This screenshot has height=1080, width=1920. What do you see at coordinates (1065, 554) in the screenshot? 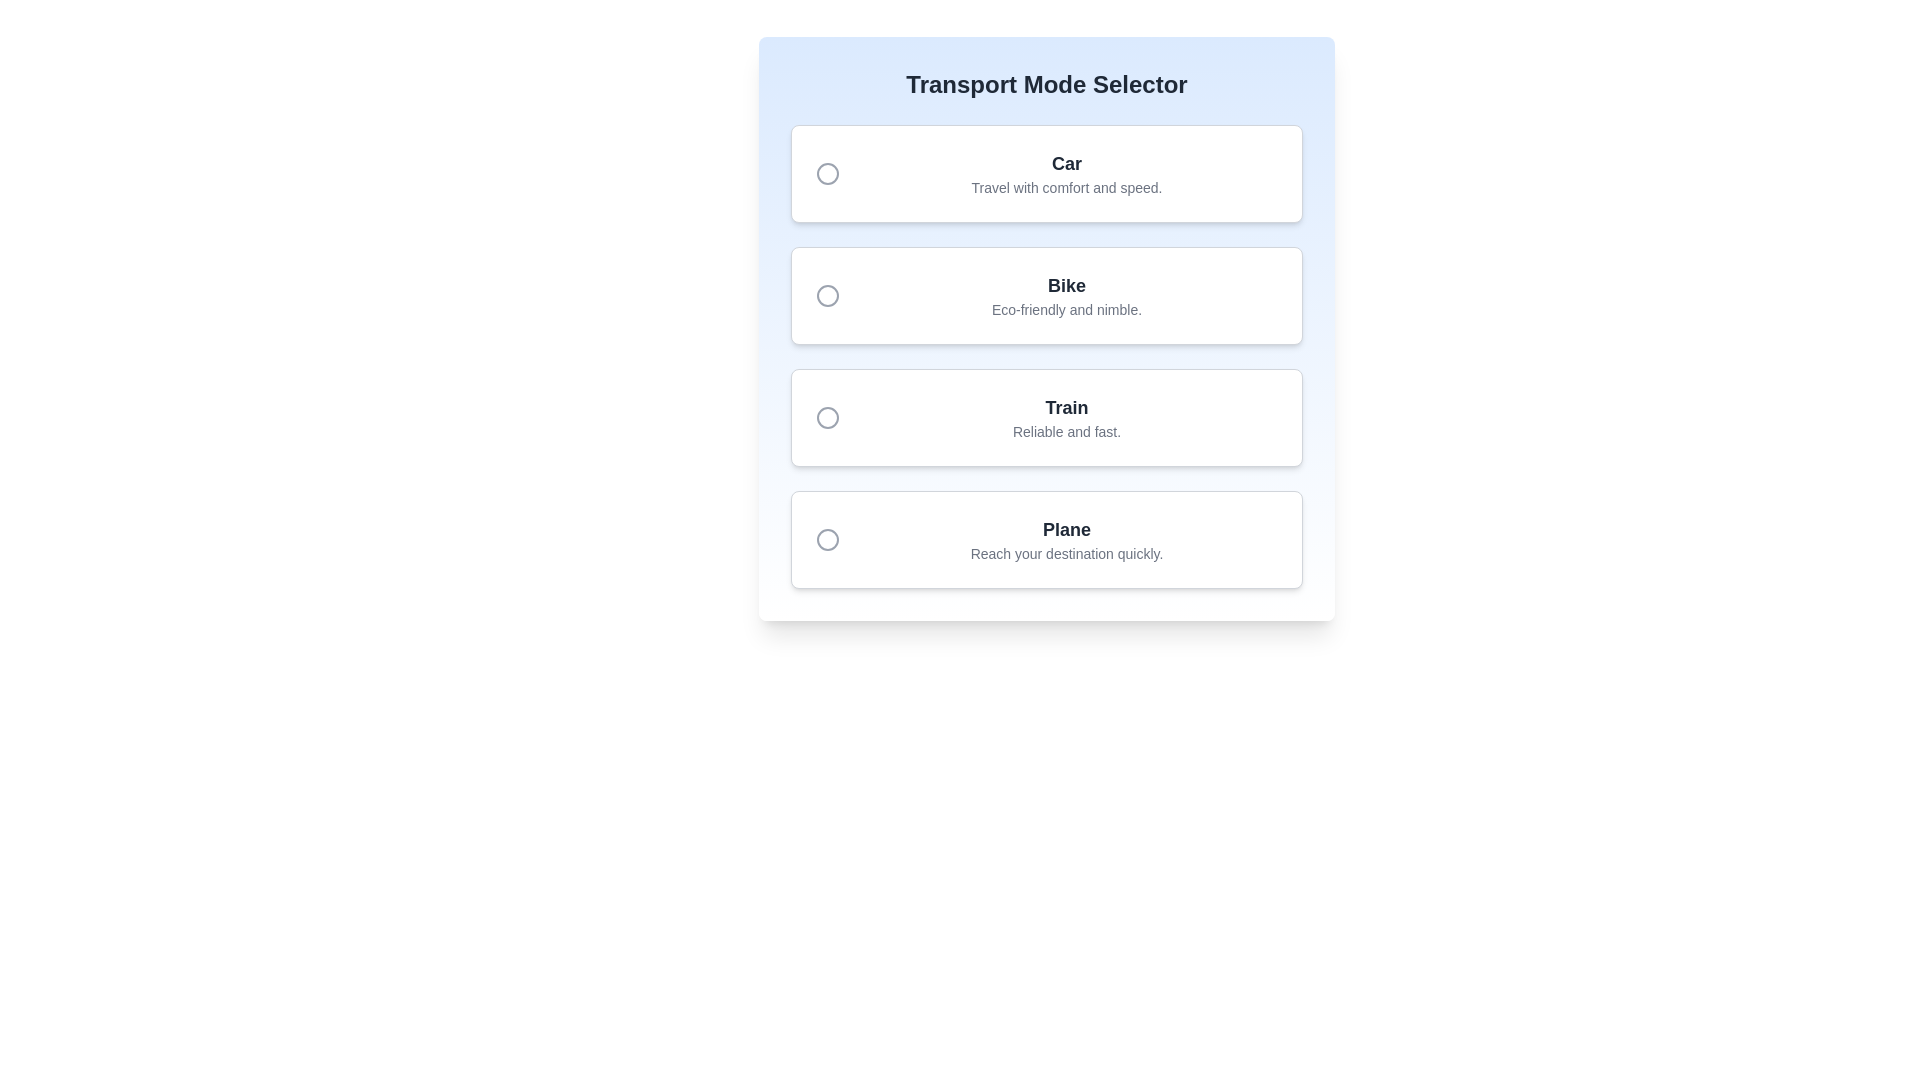
I see `the text block that says 'Reach your destination quickly.' located at the bottom of the card under the label 'Plane'` at bounding box center [1065, 554].